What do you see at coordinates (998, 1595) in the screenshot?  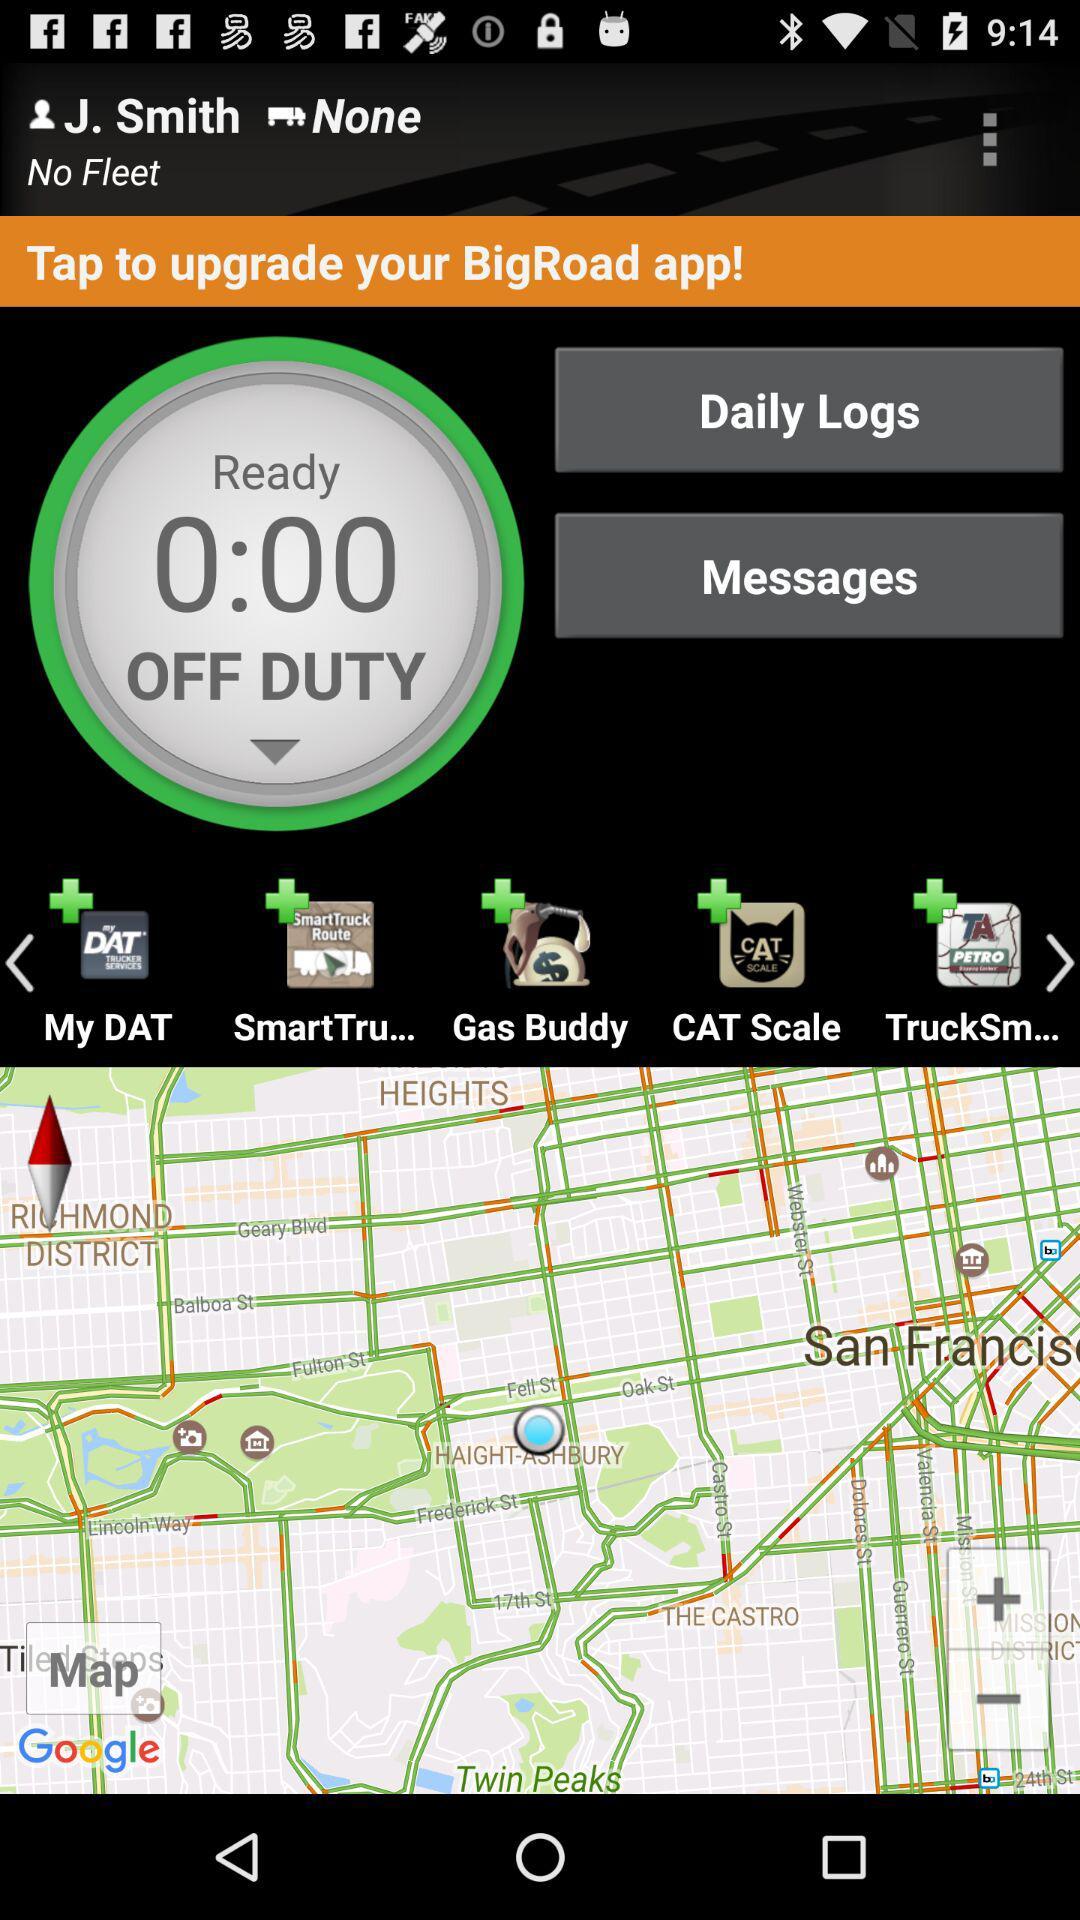 I see `increase zoom` at bounding box center [998, 1595].